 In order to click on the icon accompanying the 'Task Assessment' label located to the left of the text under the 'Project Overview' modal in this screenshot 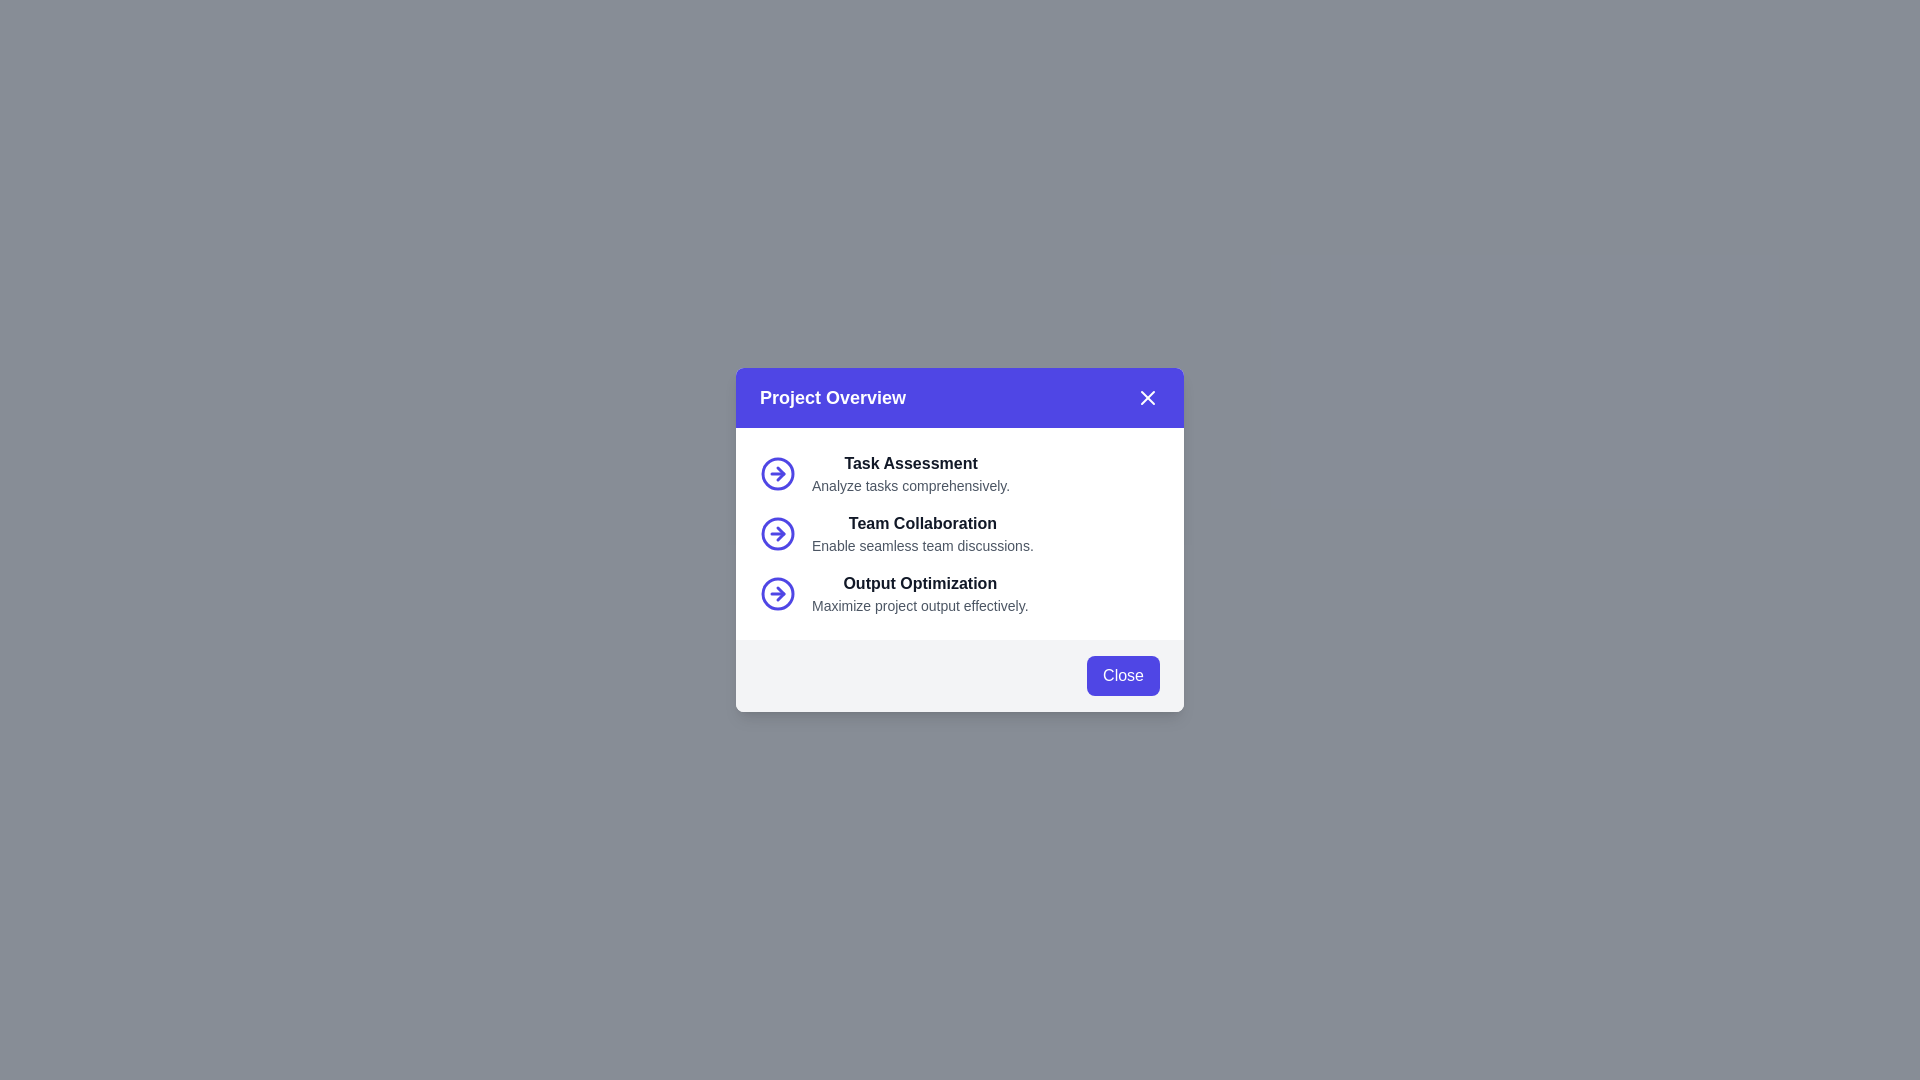, I will do `click(776, 474)`.